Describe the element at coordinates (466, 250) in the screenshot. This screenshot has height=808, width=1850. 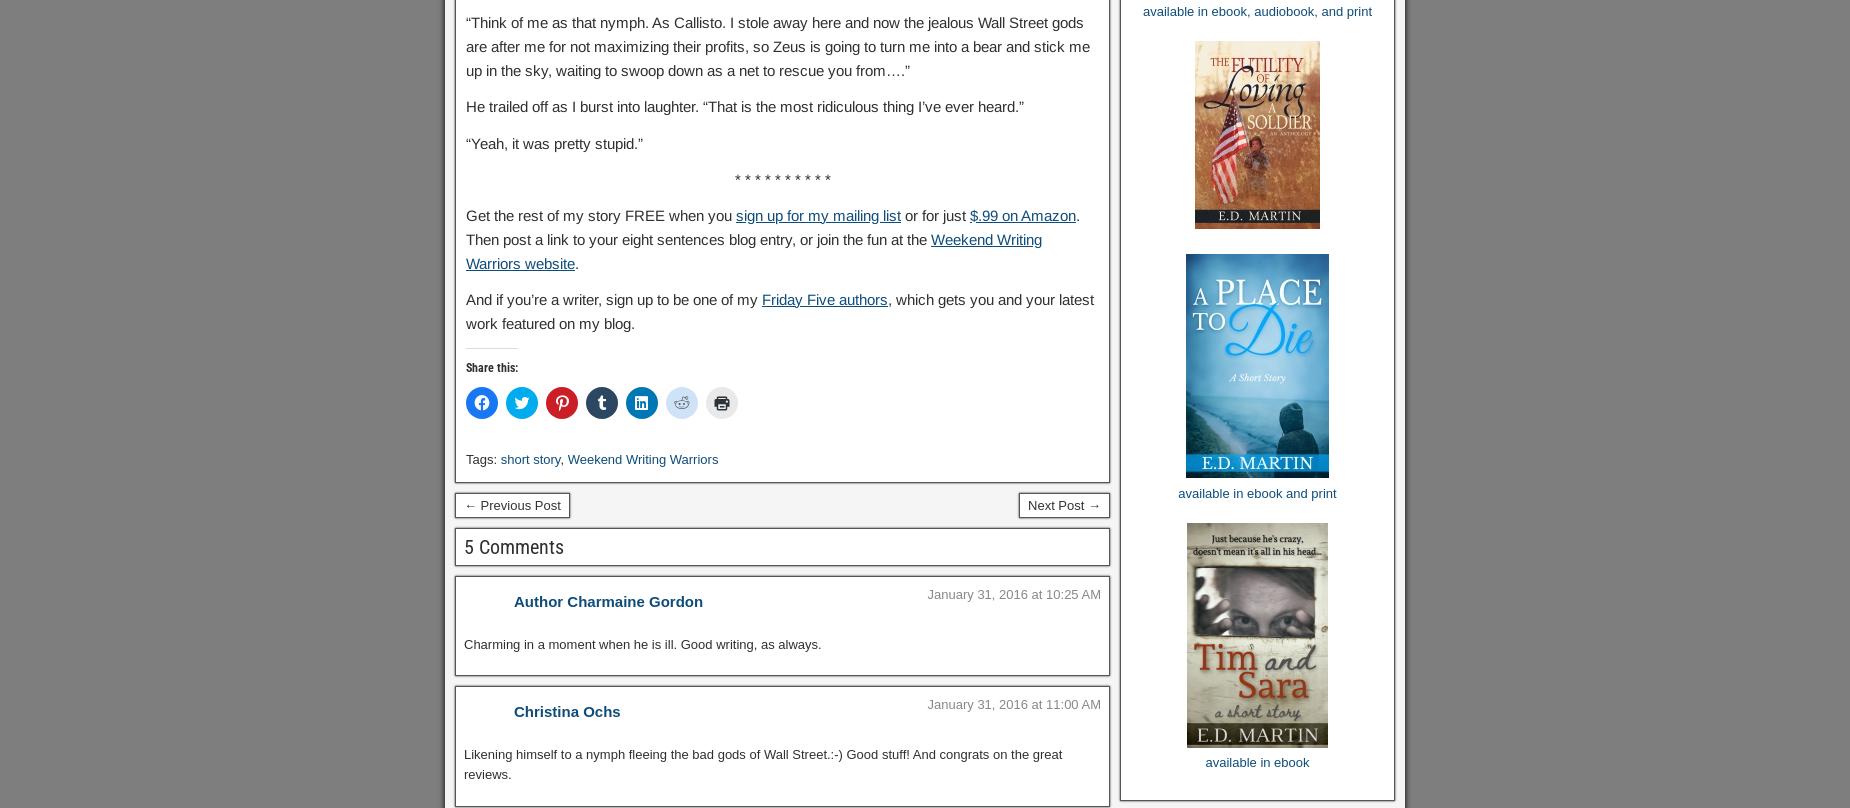
I see `'Weekend Writing Warriors website'` at that location.